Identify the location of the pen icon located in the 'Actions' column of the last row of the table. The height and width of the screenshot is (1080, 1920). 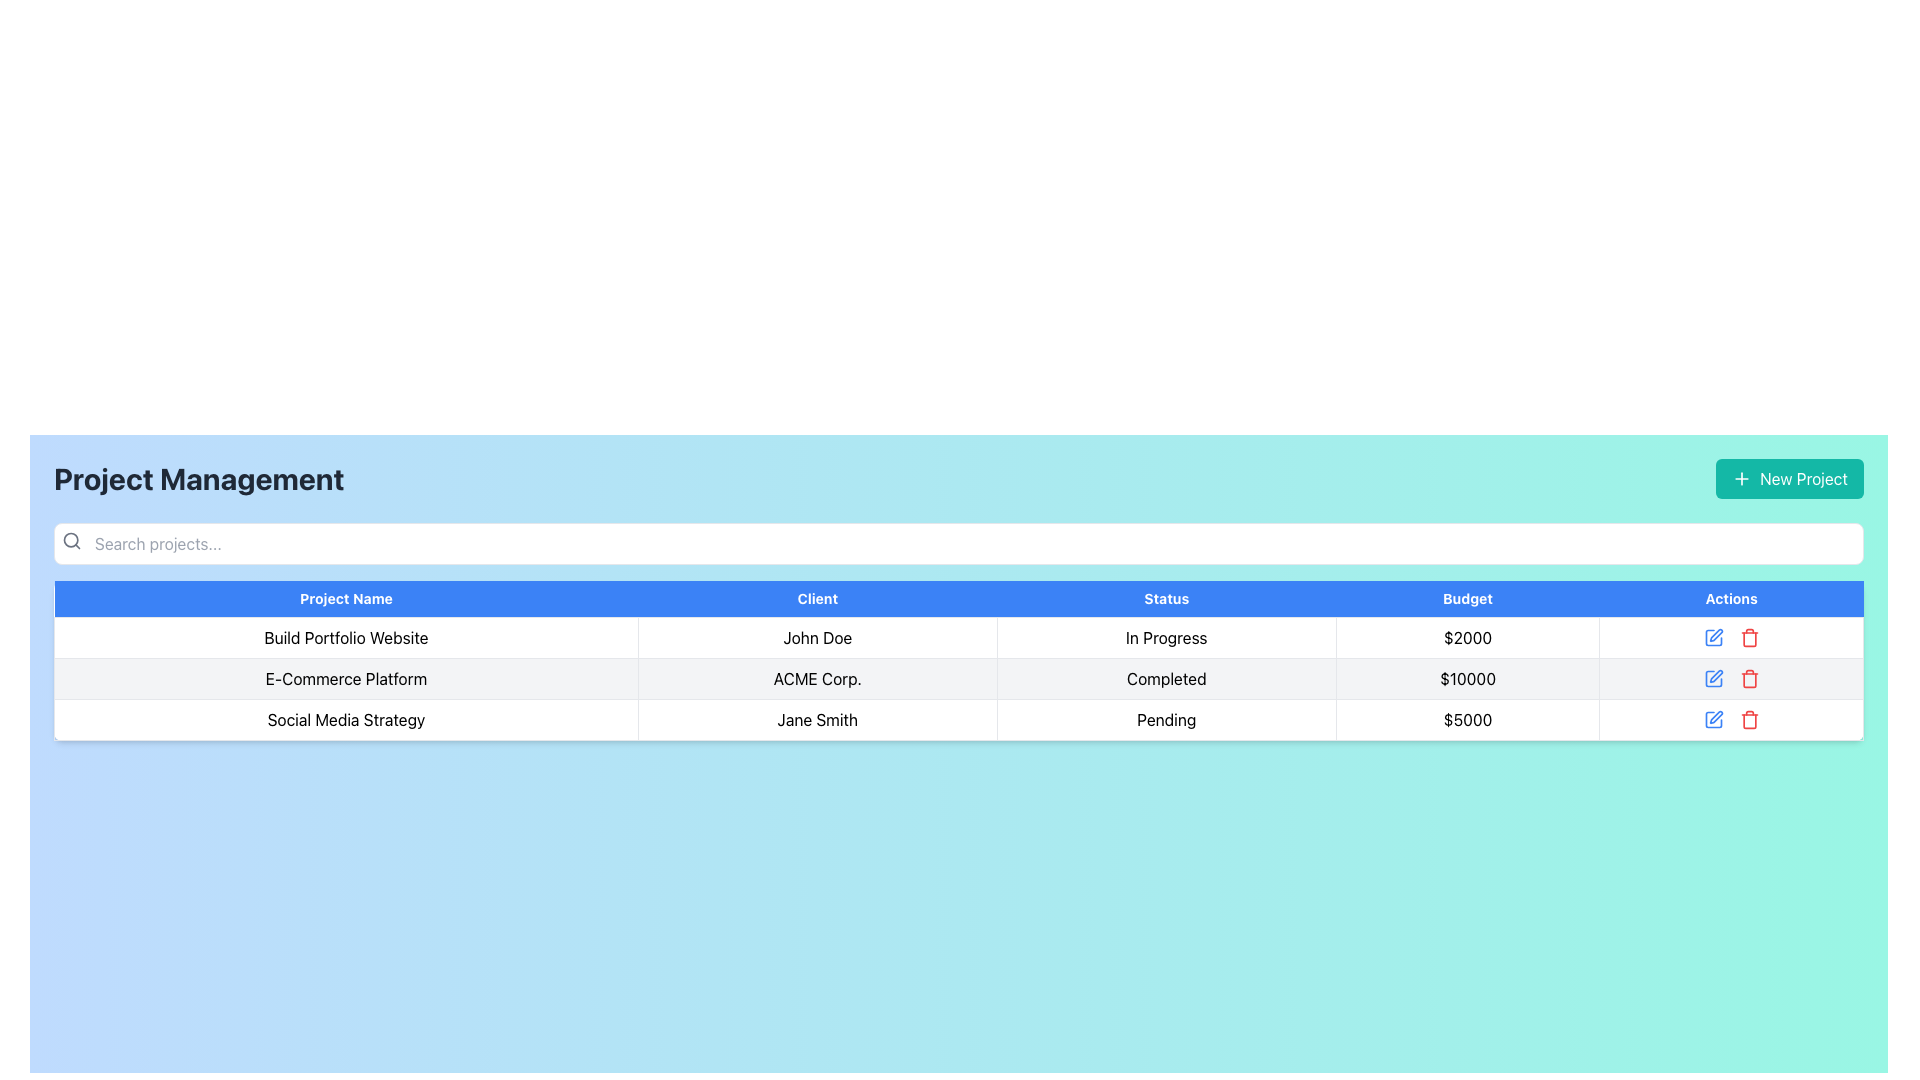
(1715, 716).